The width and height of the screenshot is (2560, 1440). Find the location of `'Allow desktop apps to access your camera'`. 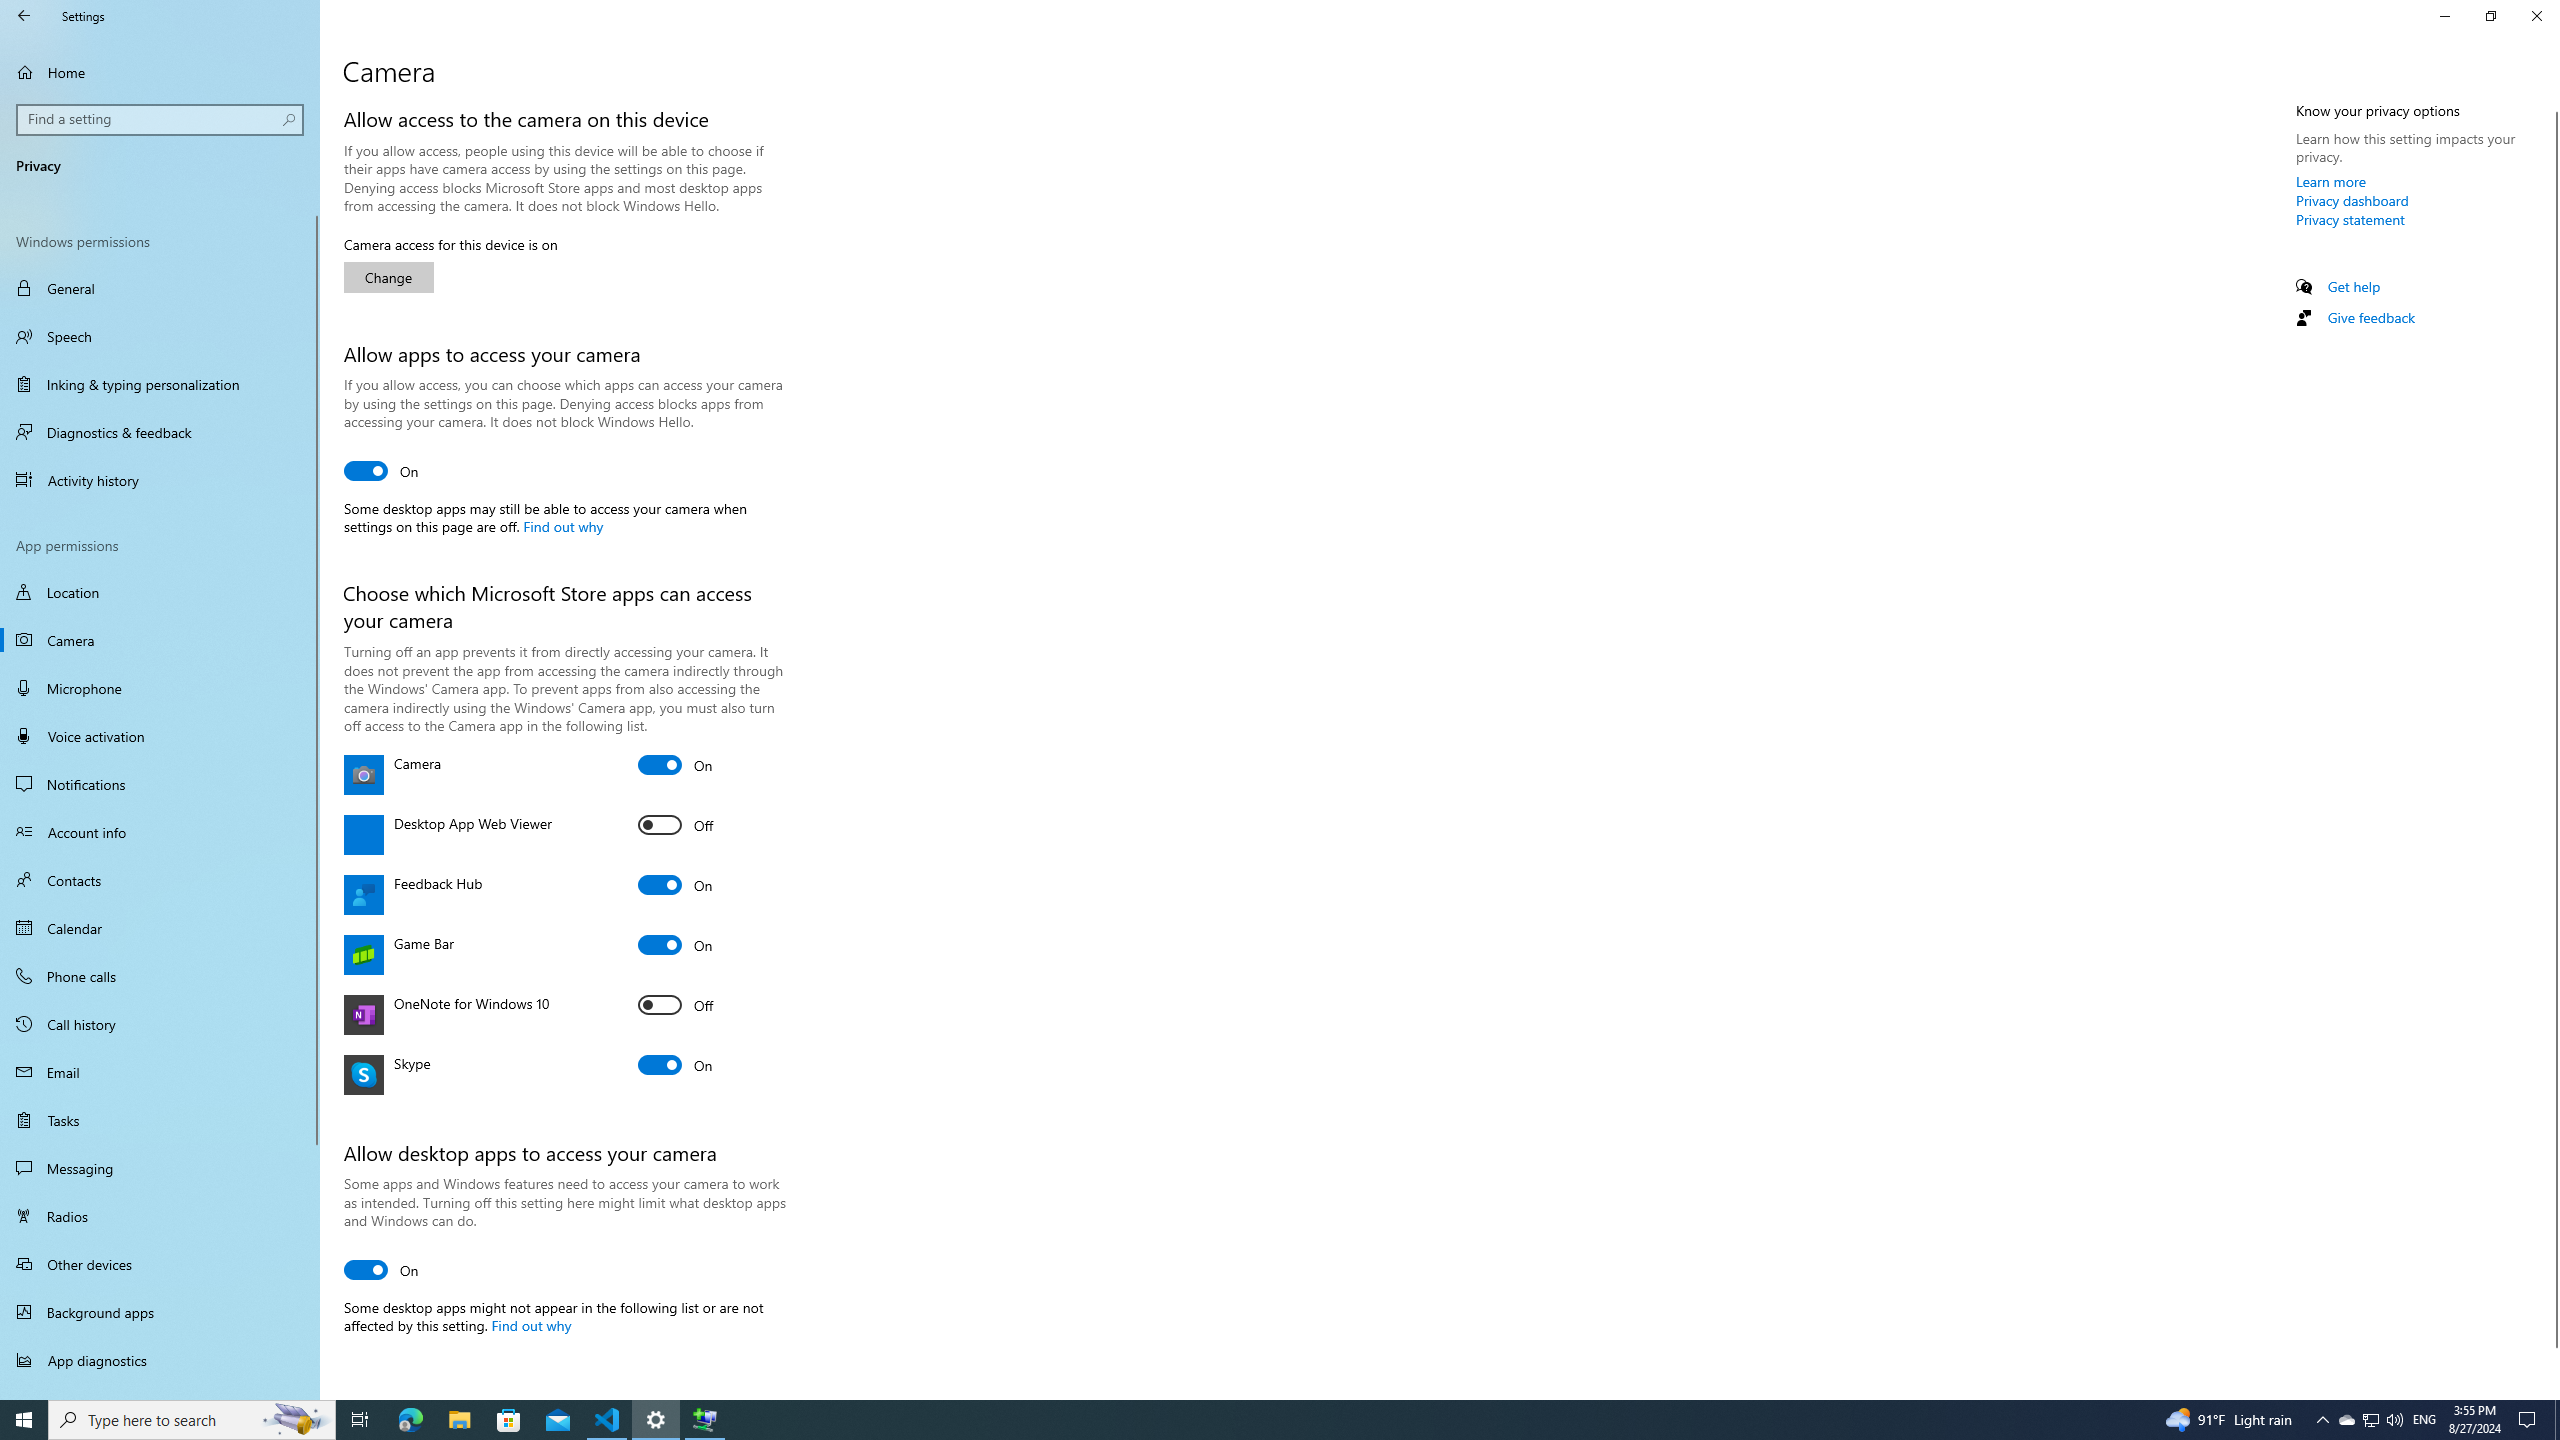

'Allow desktop apps to access your camera' is located at coordinates (380, 1269).